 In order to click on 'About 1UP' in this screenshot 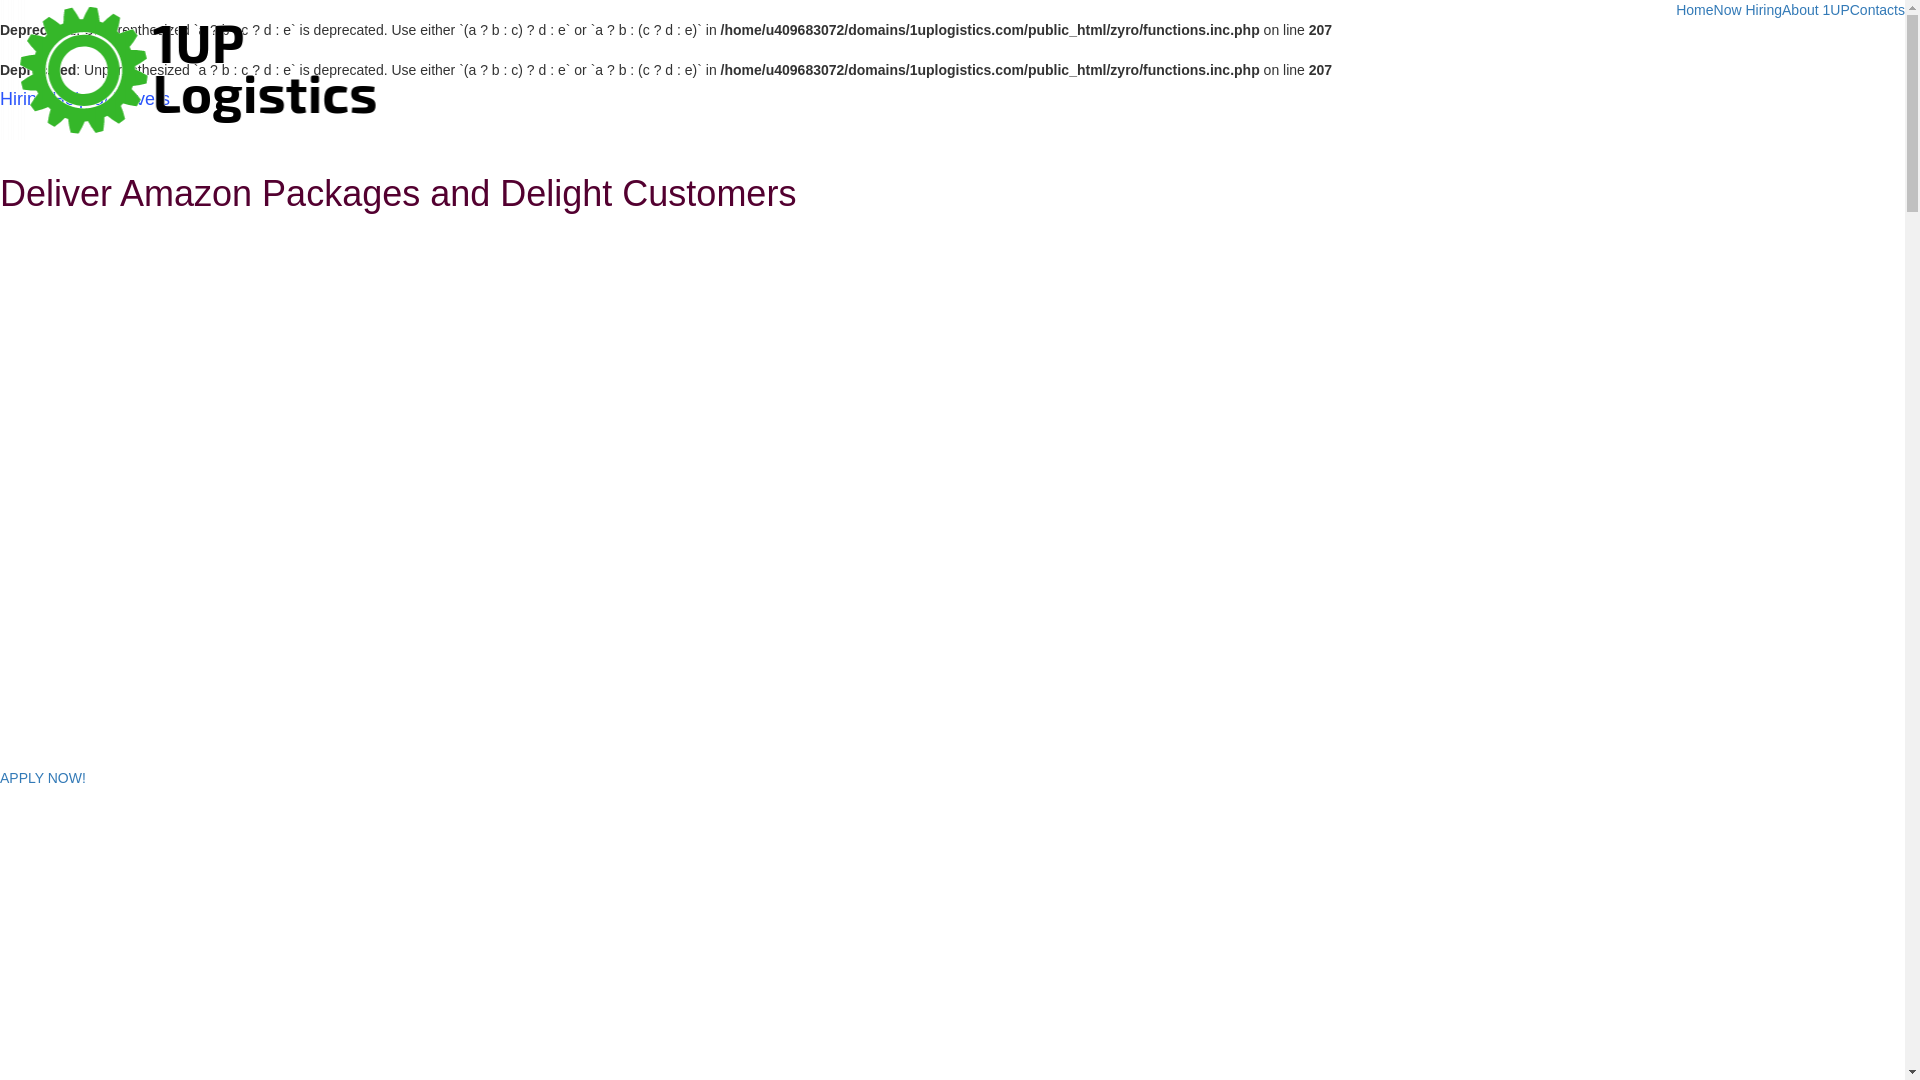, I will do `click(1815, 10)`.